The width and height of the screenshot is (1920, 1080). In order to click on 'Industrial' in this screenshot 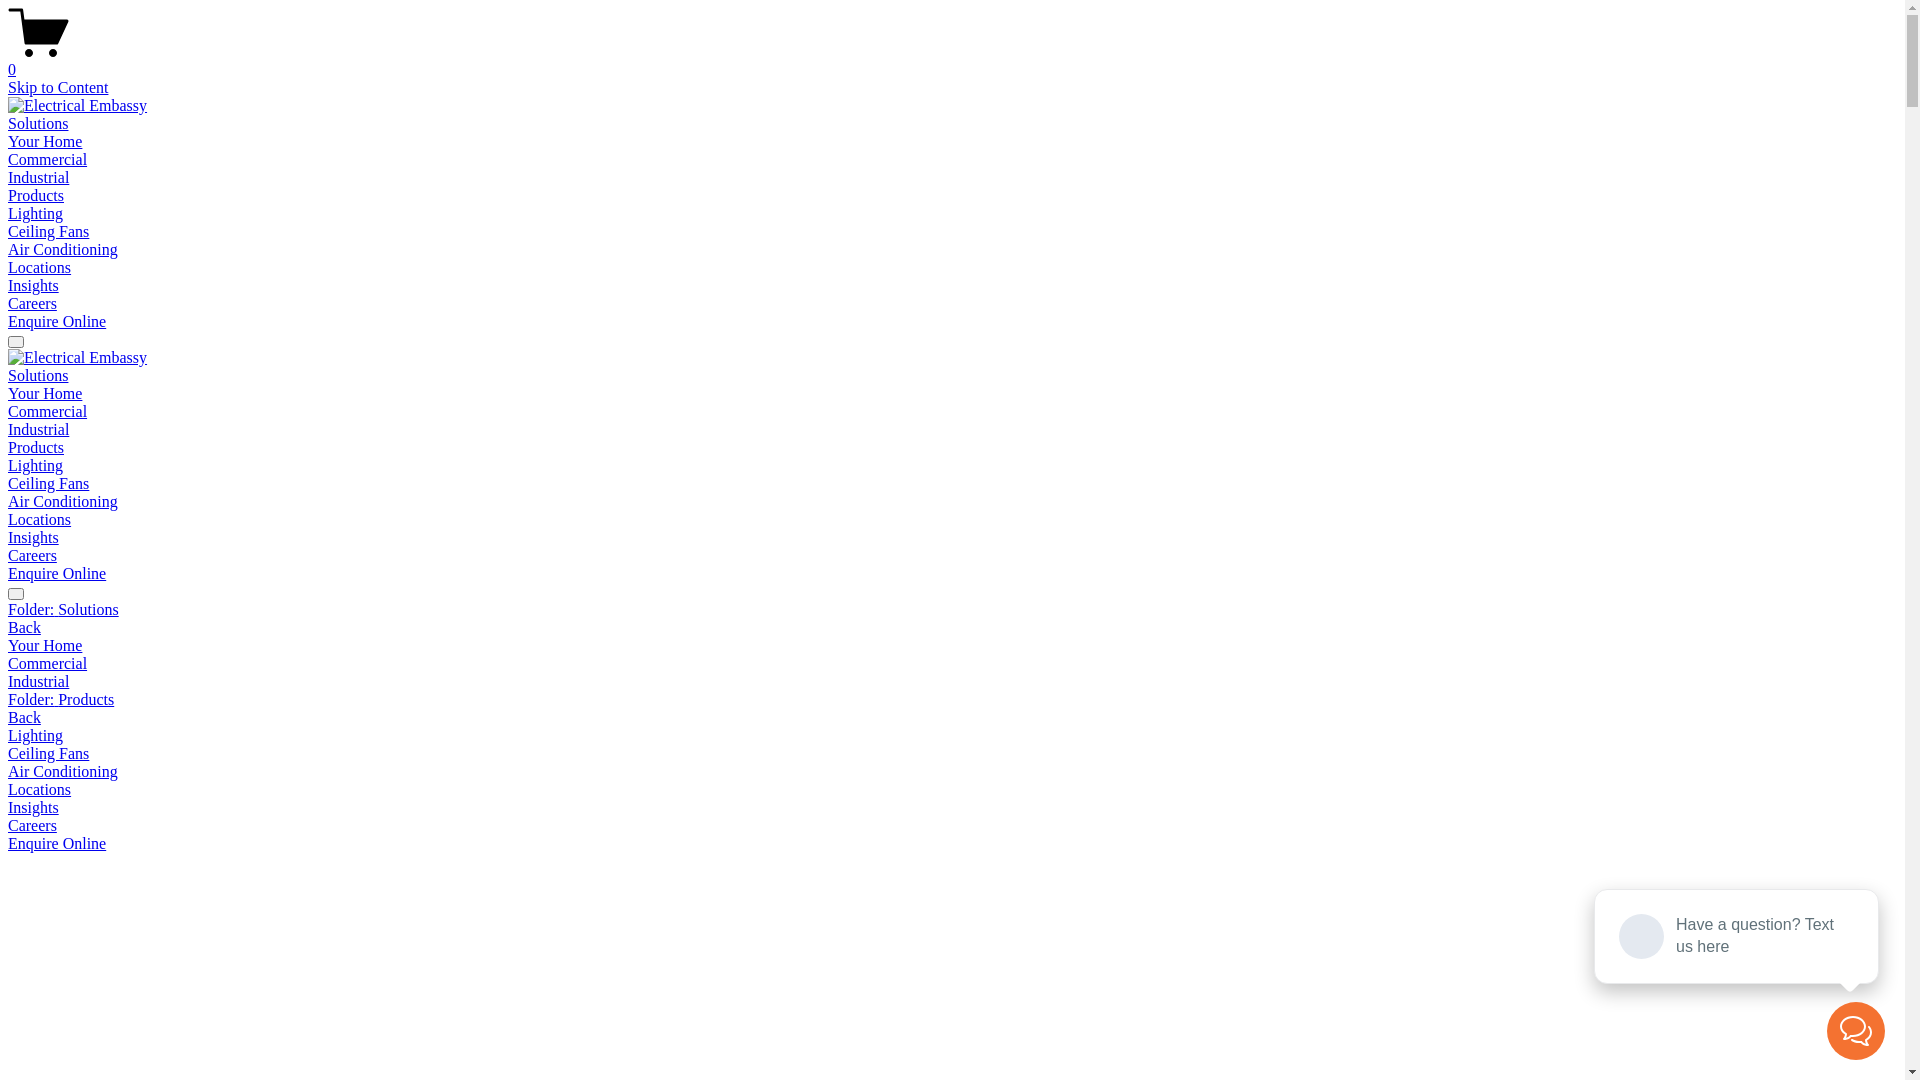, I will do `click(38, 428)`.